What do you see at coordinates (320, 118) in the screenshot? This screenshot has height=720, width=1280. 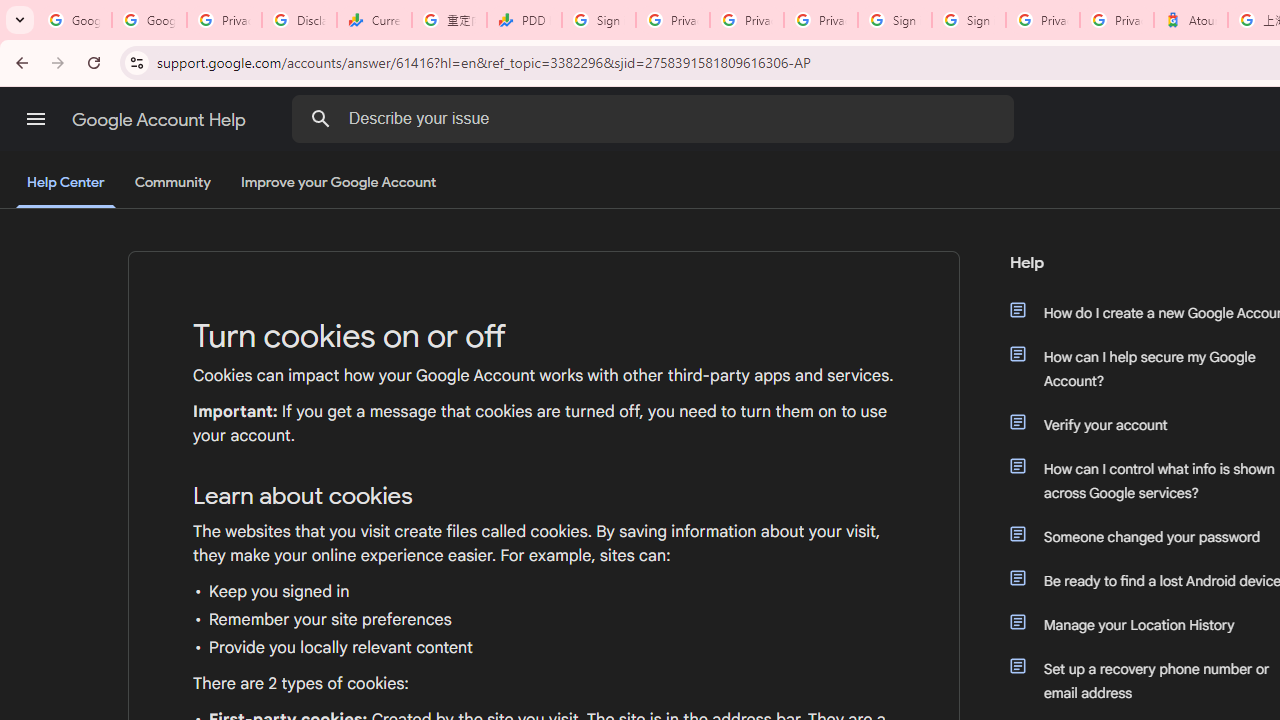 I see `'Search Help Center'` at bounding box center [320, 118].